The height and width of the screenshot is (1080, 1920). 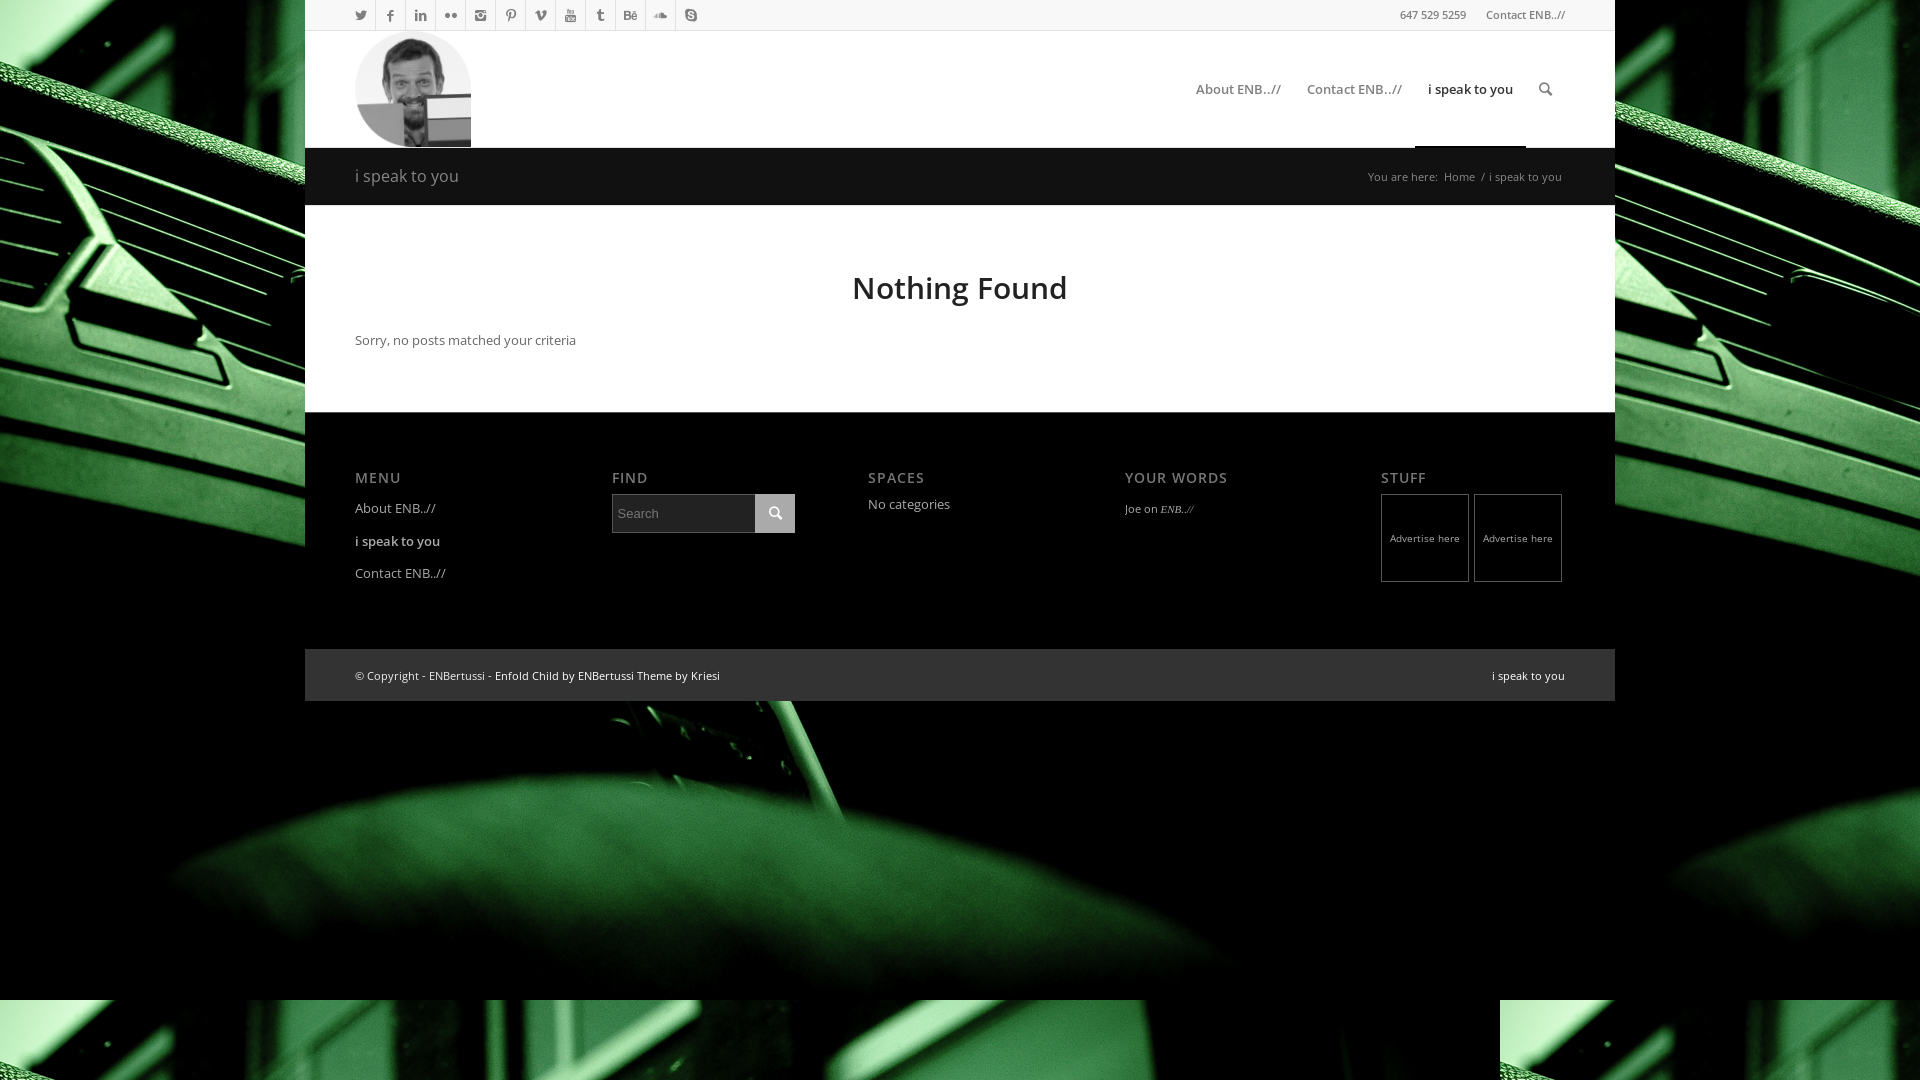 I want to click on 'About ENB..//', so click(x=1237, y=87).